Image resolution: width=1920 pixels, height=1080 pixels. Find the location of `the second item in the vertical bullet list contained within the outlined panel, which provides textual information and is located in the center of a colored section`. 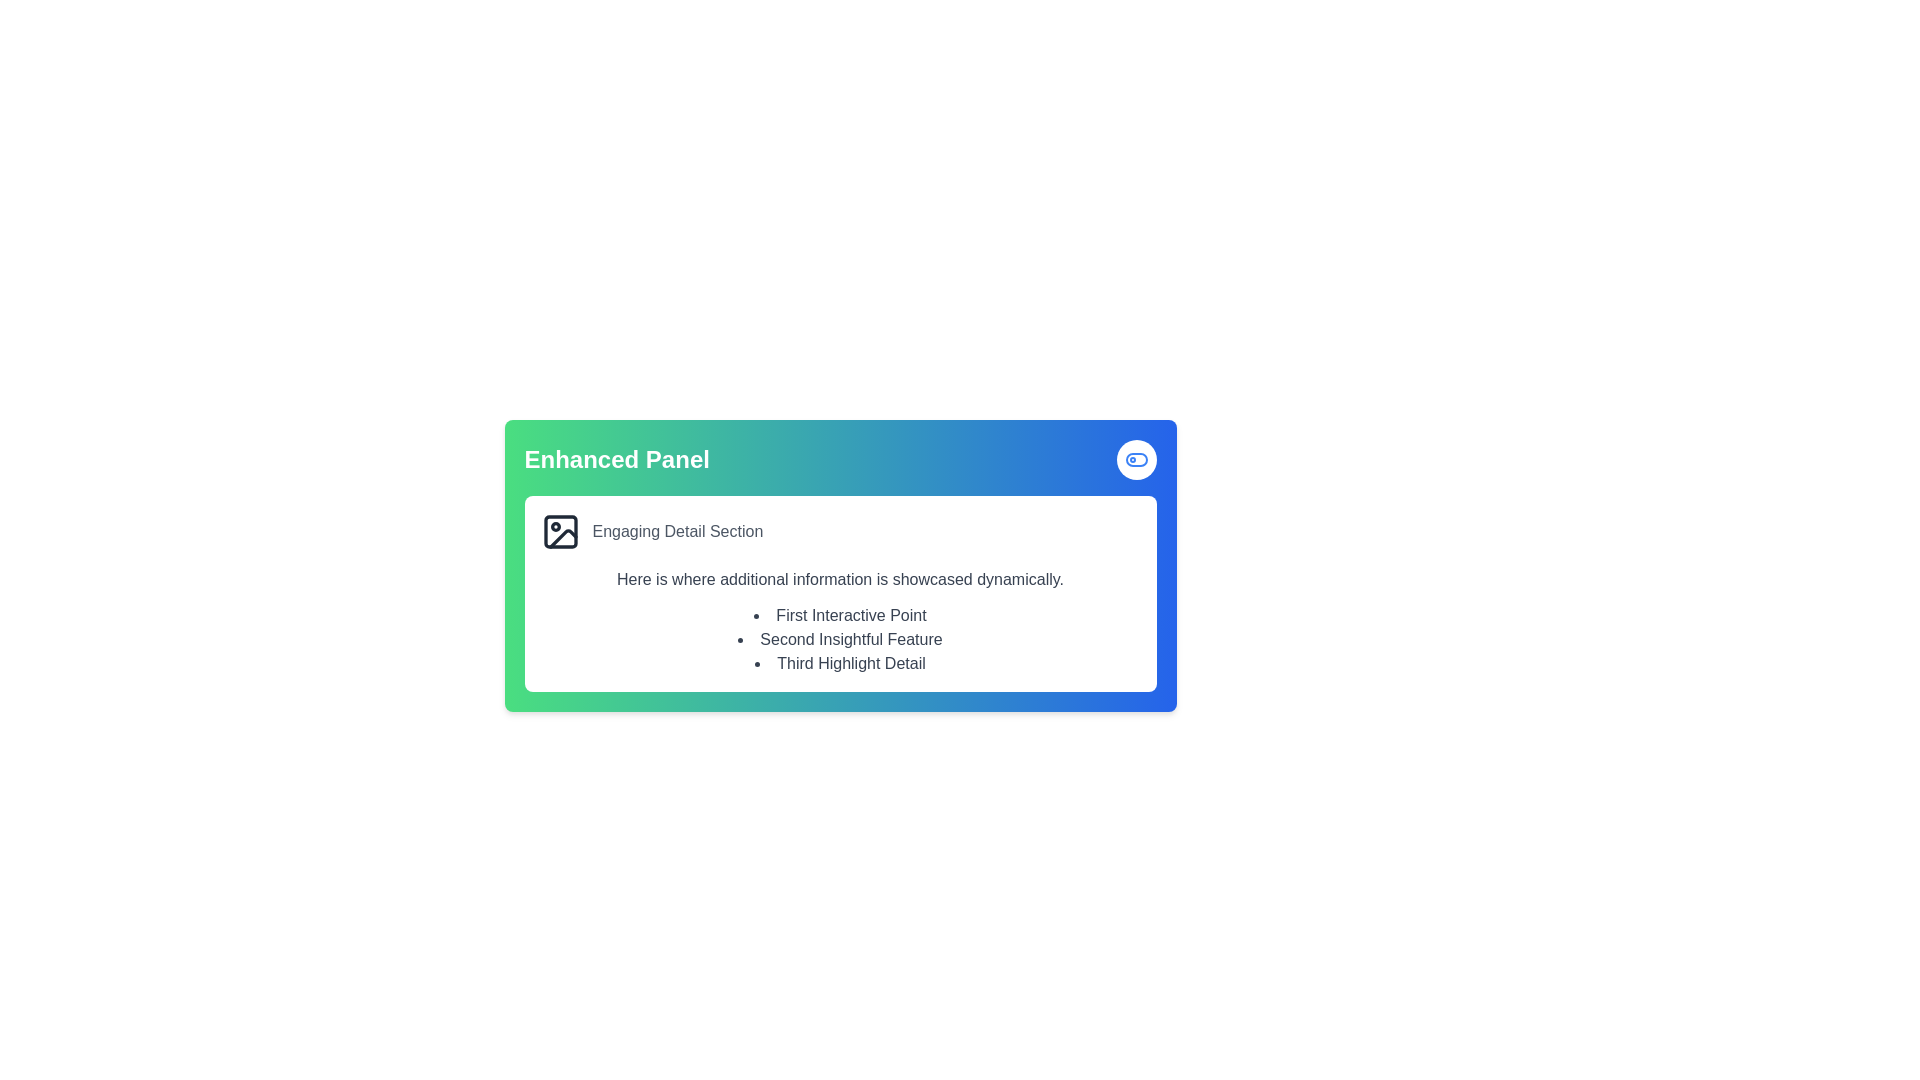

the second item in the vertical bullet list contained within the outlined panel, which provides textual information and is located in the center of a colored section is located at coordinates (840, 640).